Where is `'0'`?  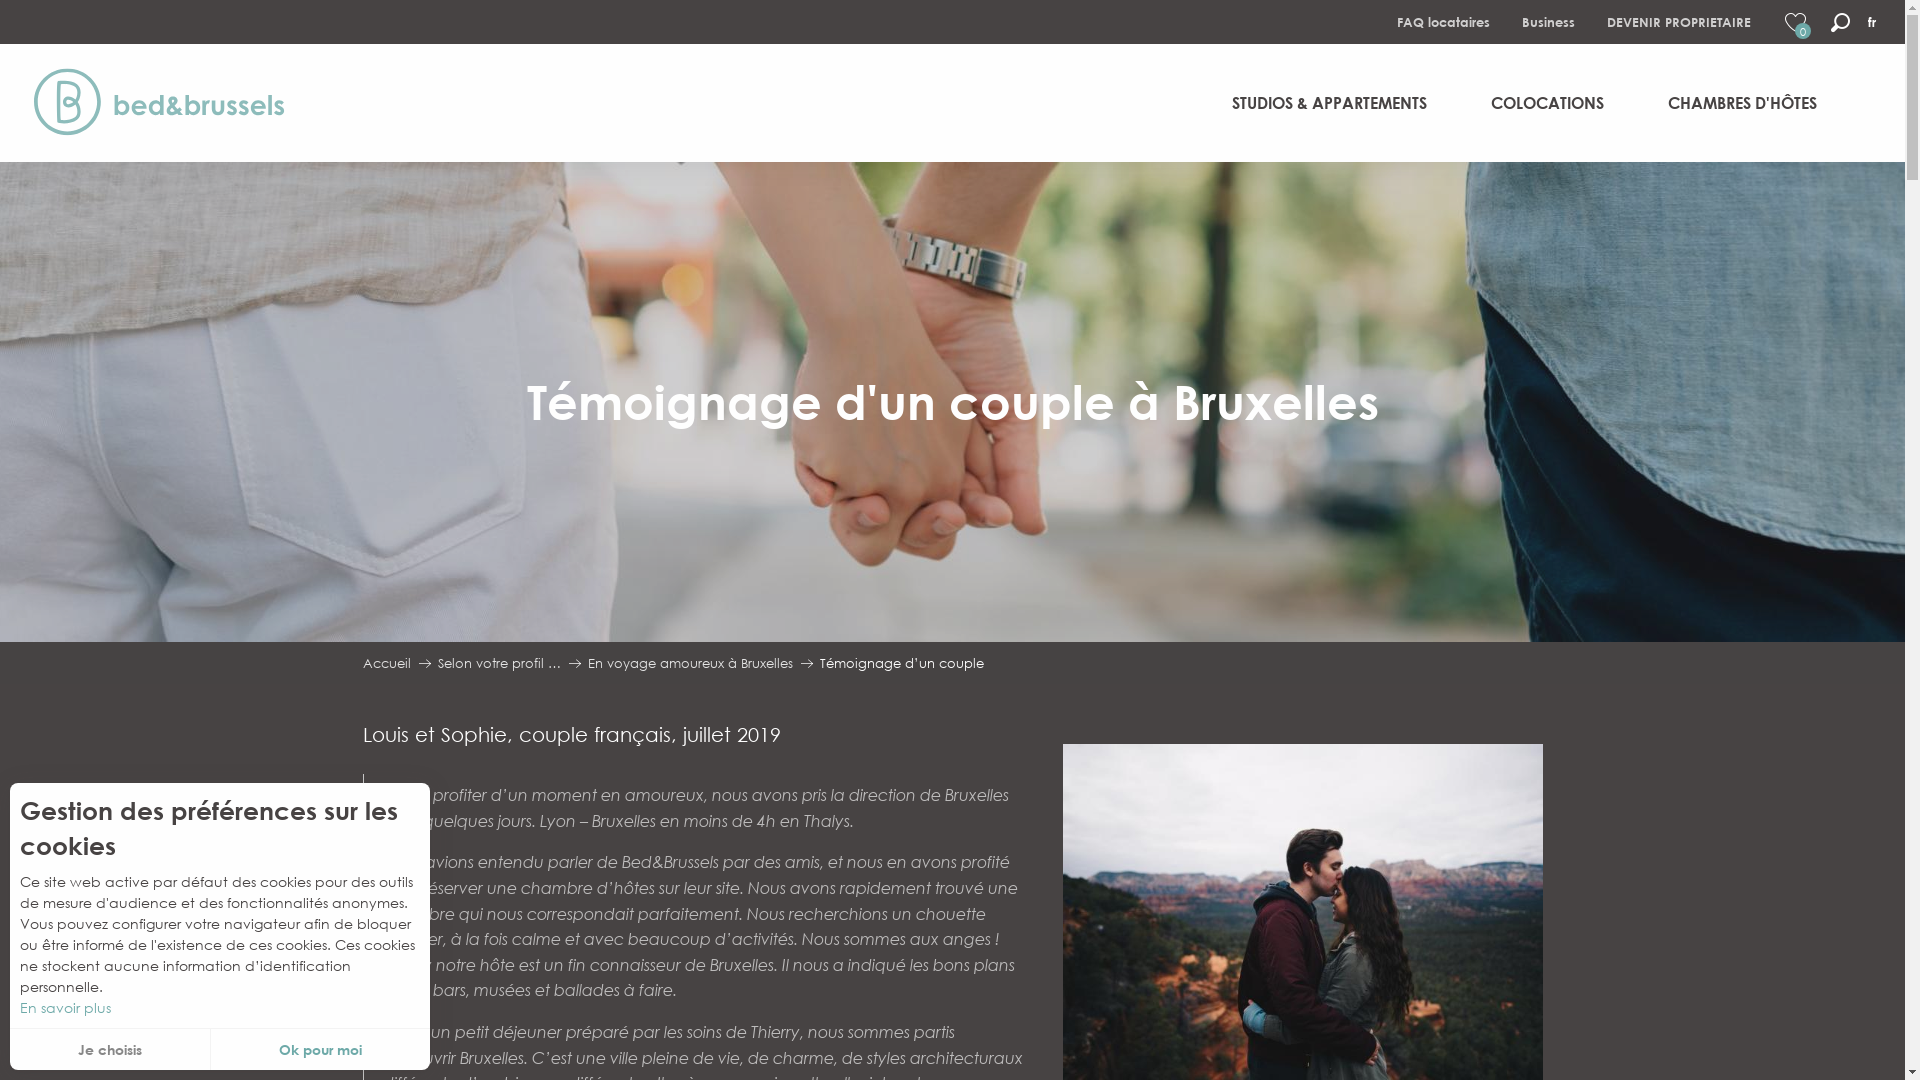 '0' is located at coordinates (1796, 22).